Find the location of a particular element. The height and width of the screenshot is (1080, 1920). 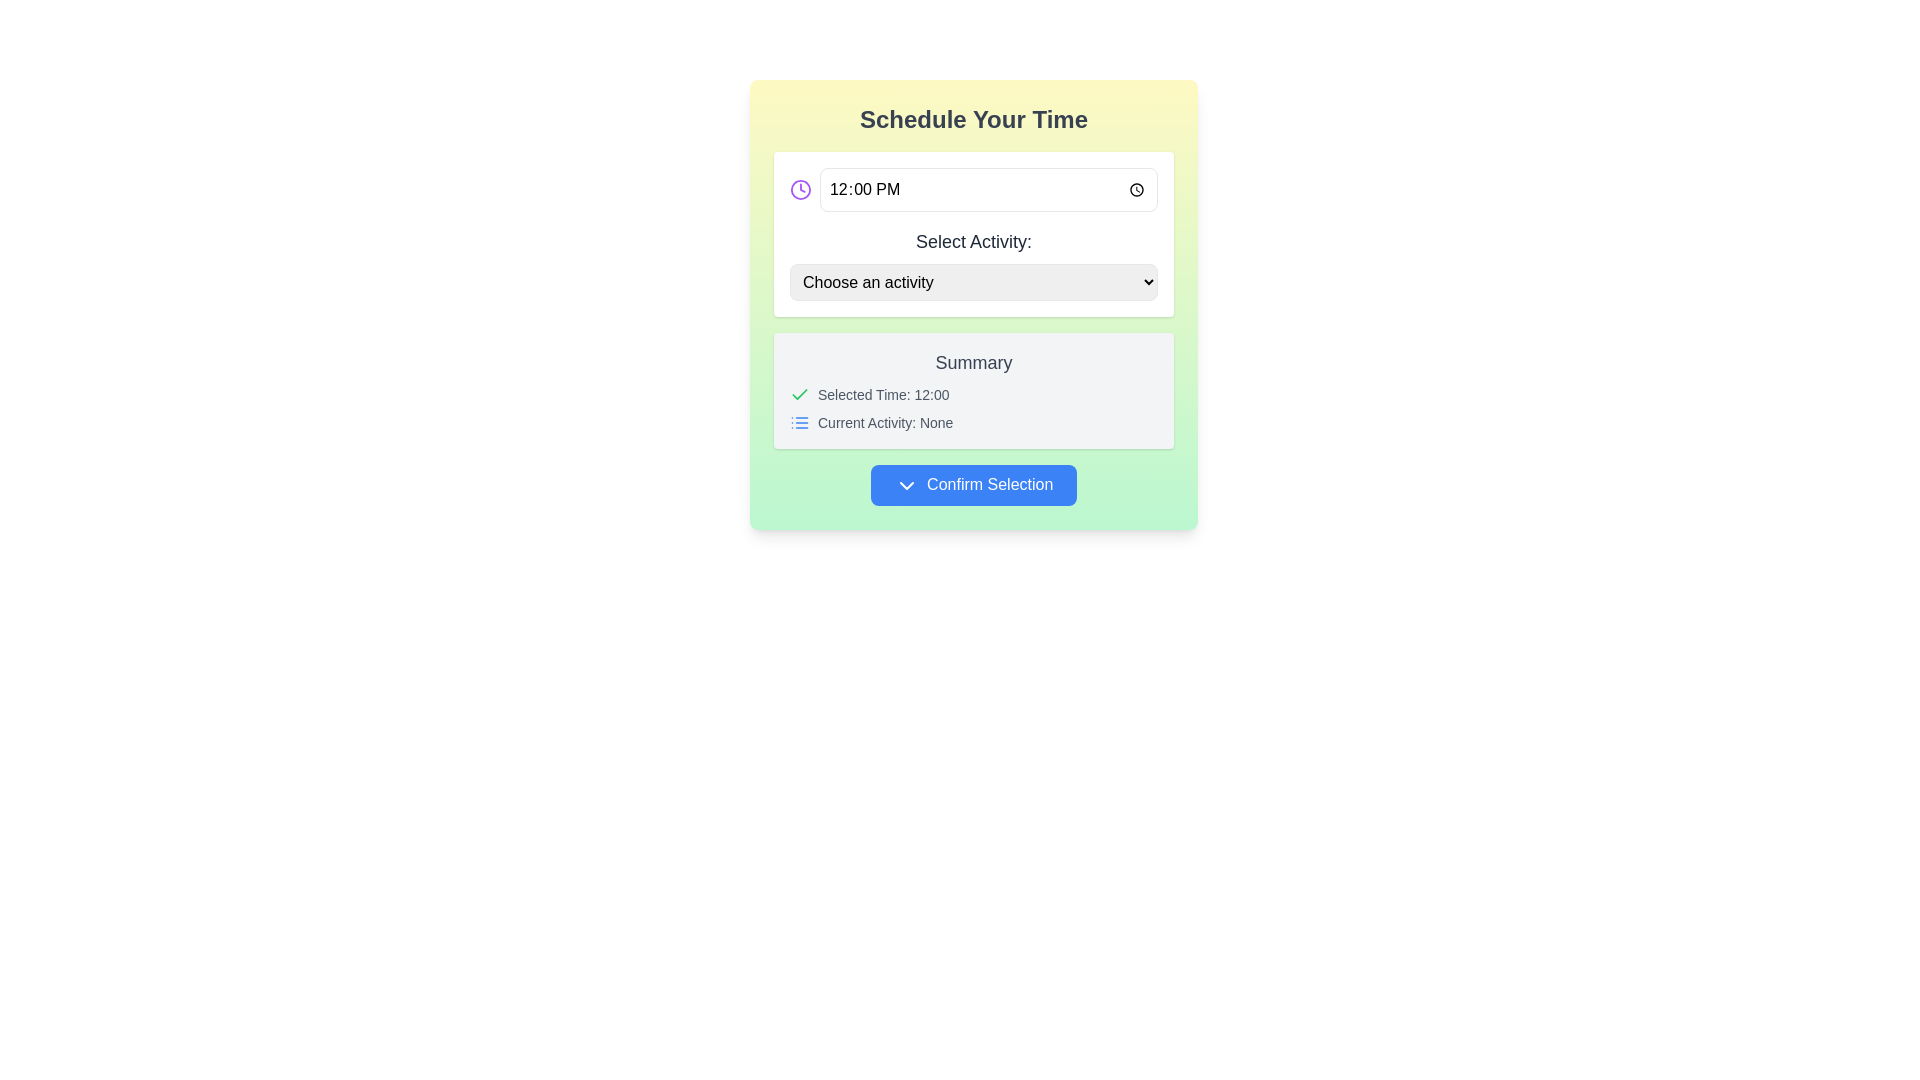

the Time input field displaying '12:00' to select or input a time is located at coordinates (988, 189).